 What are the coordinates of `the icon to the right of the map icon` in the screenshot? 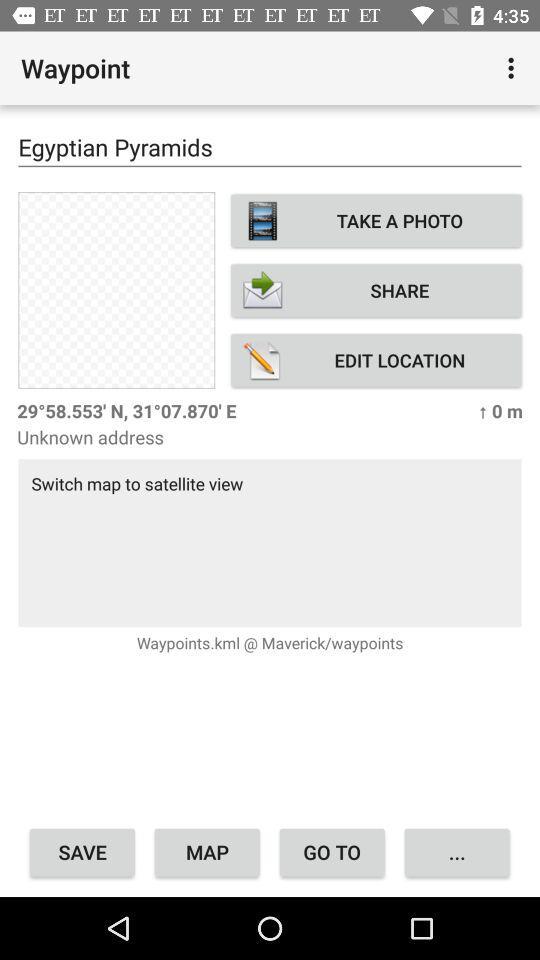 It's located at (332, 851).